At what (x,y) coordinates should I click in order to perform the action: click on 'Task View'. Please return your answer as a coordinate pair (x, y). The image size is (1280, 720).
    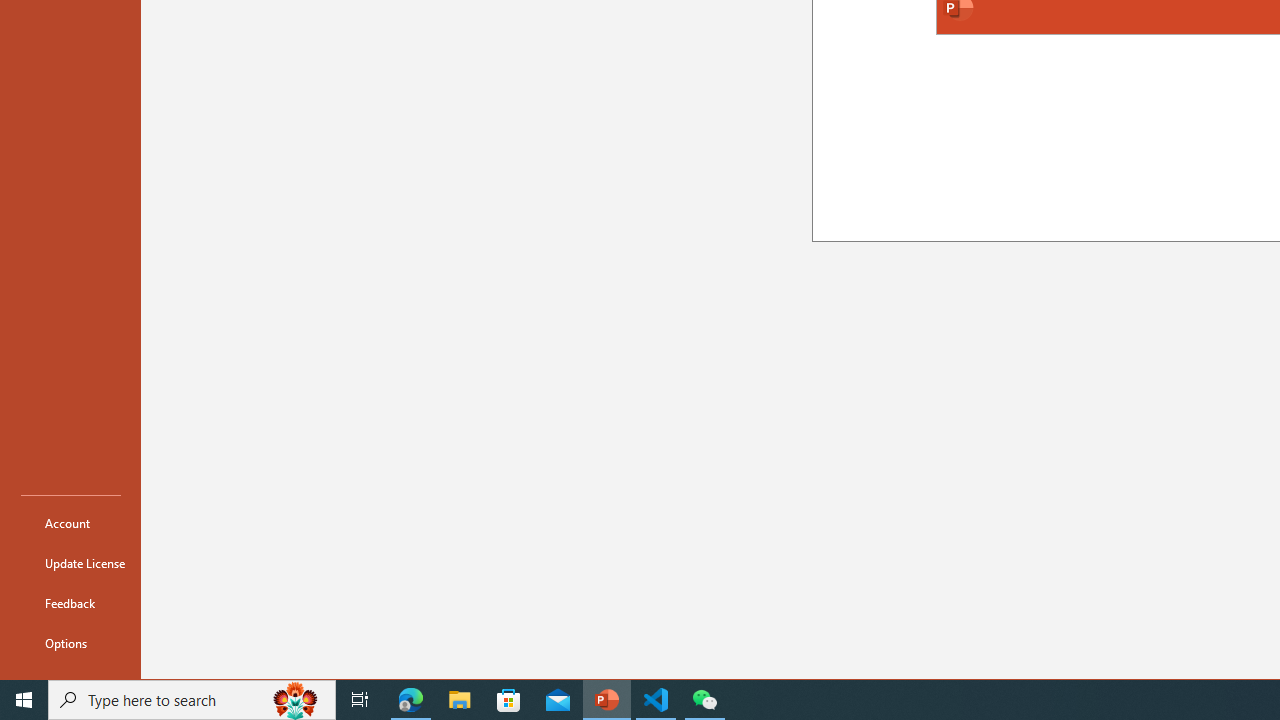
    Looking at the image, I should click on (359, 698).